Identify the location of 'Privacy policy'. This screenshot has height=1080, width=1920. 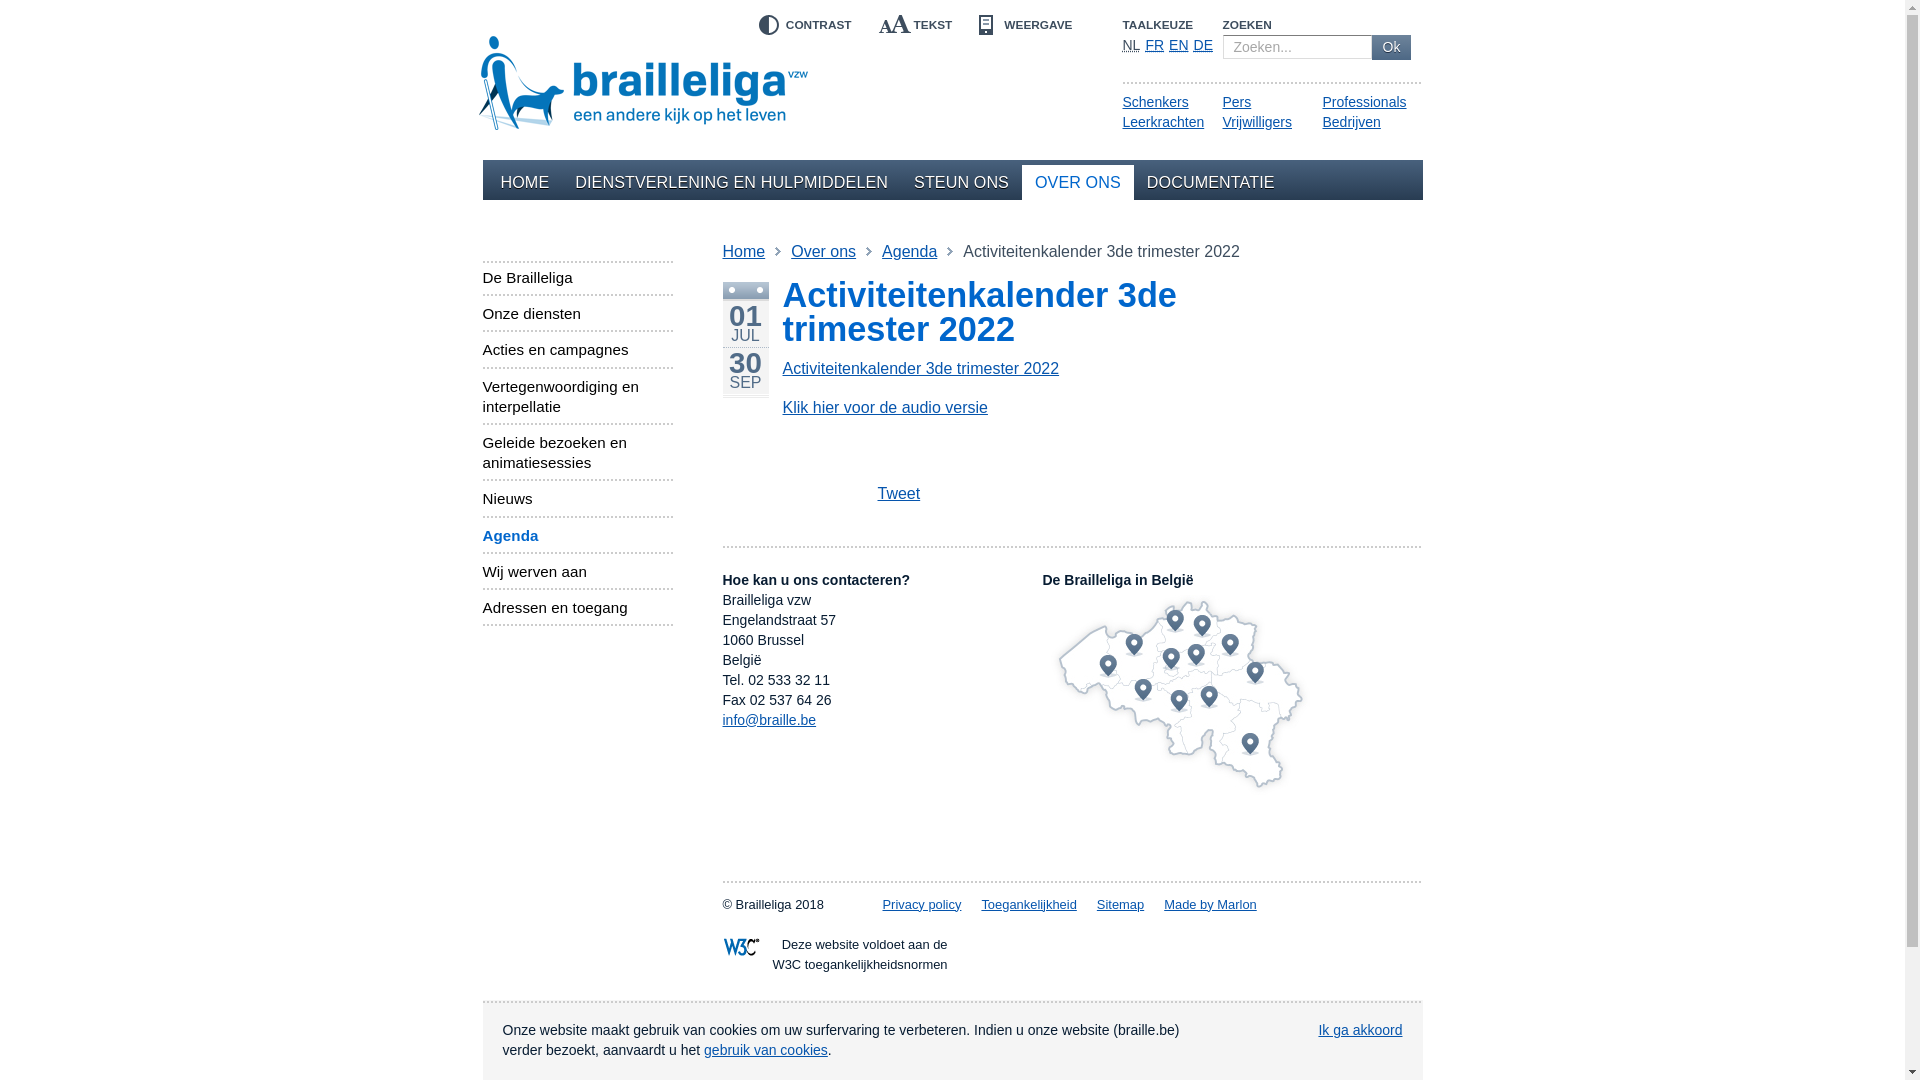
(920, 904).